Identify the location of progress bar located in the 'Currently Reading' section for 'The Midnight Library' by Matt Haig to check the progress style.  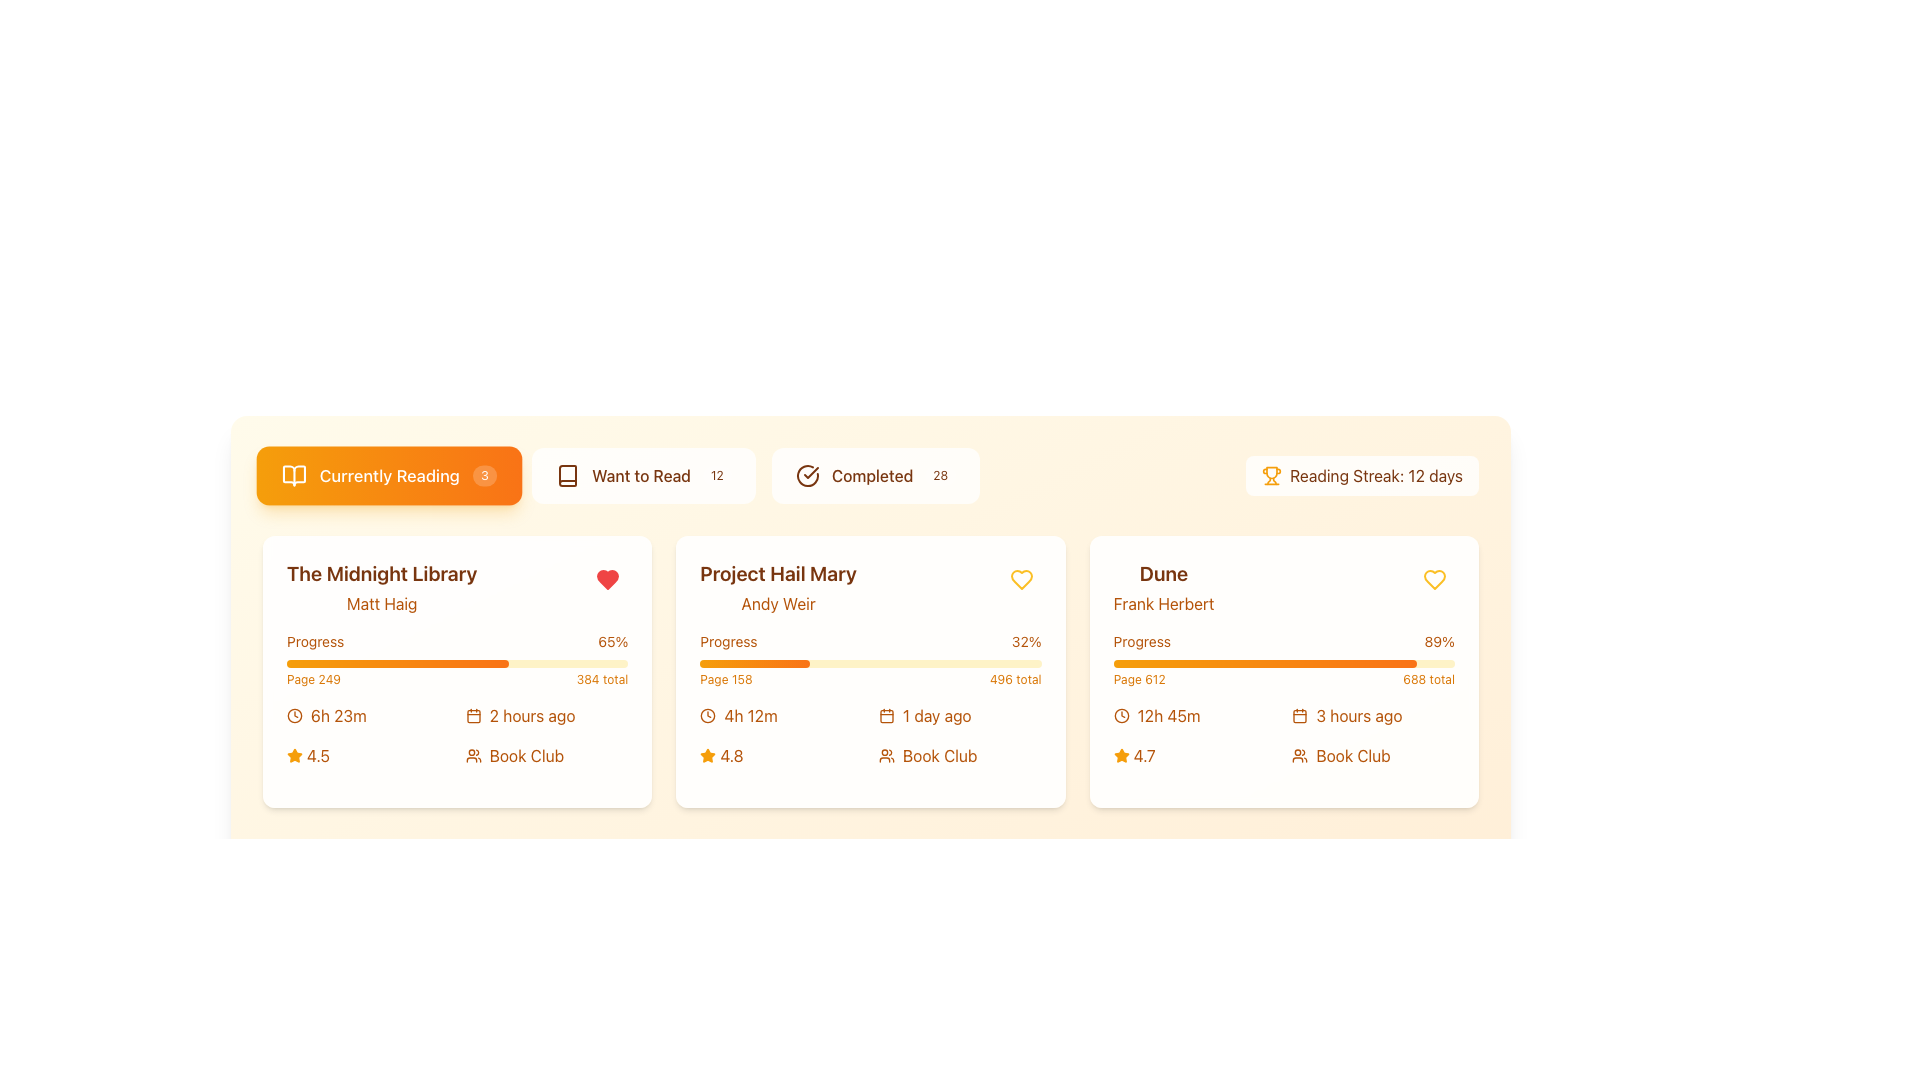
(398, 663).